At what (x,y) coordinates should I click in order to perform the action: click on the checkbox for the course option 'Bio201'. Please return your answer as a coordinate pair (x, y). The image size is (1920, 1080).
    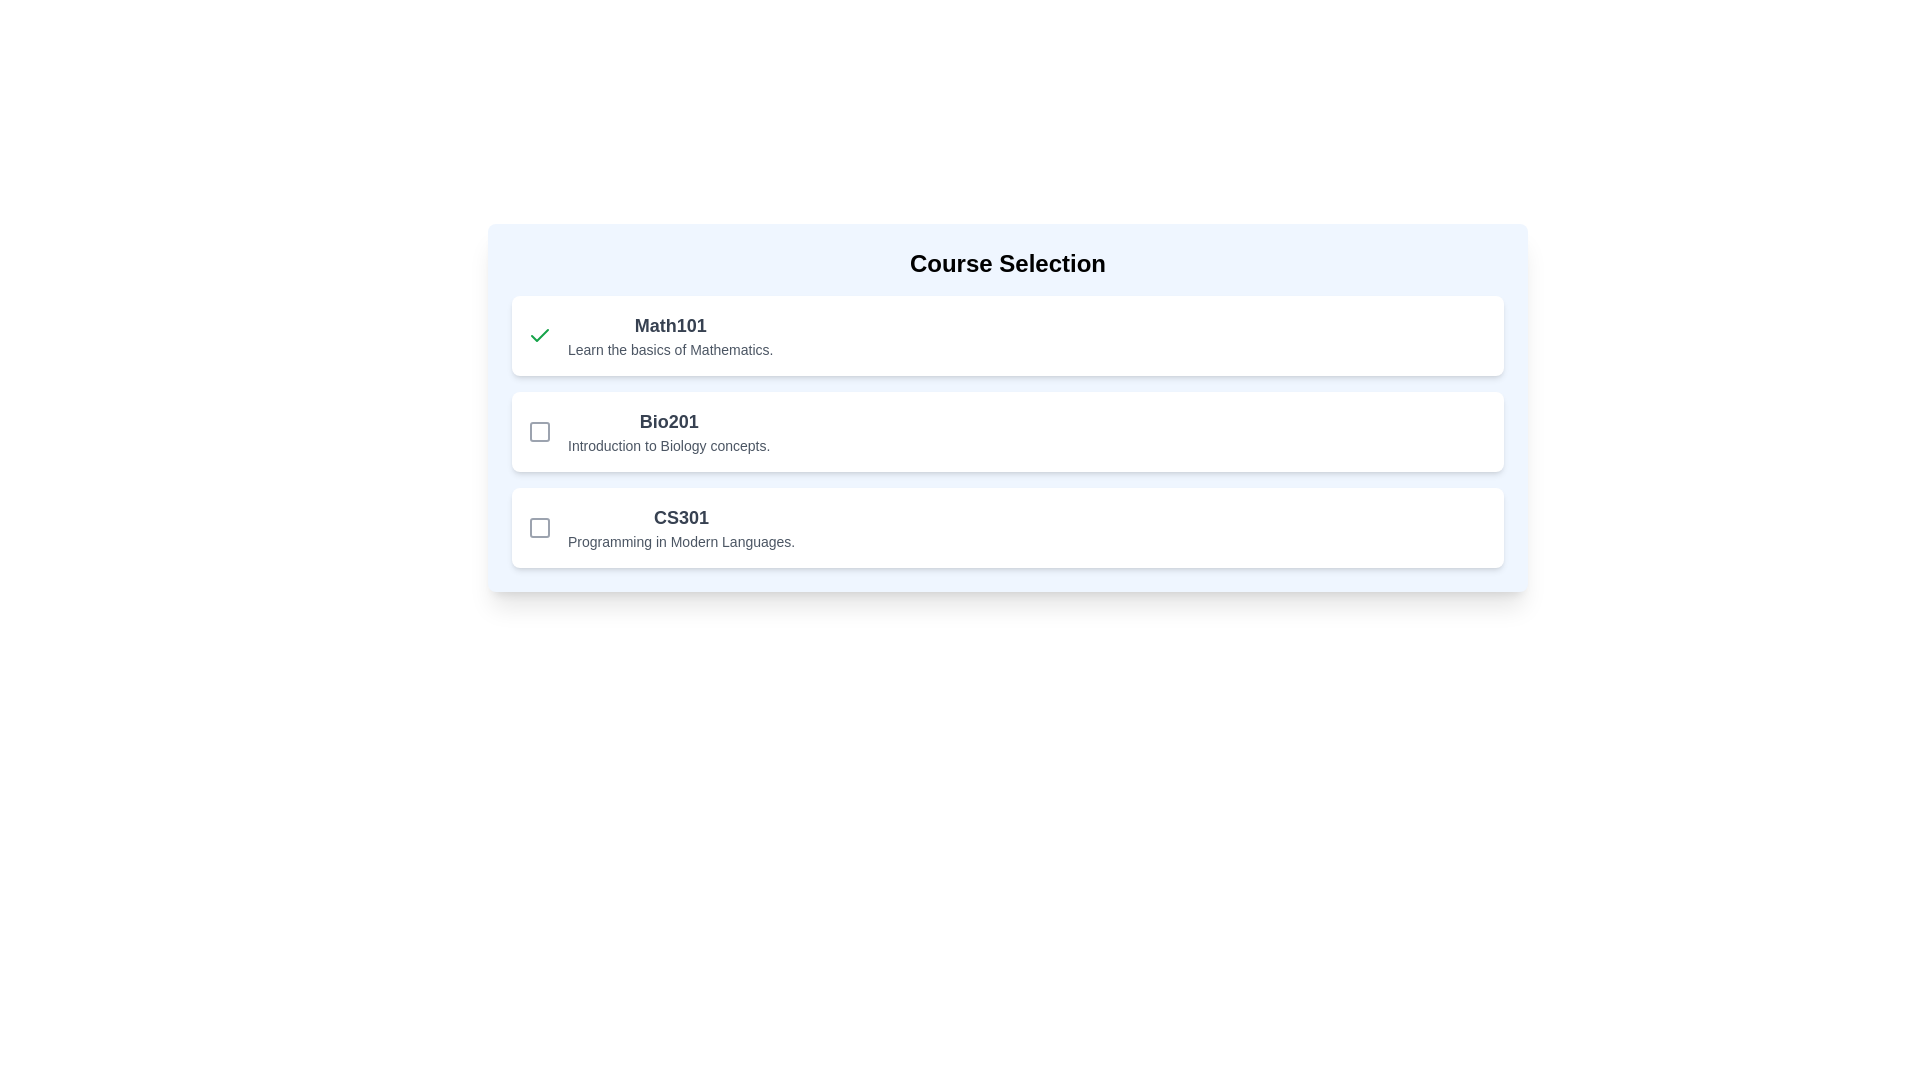
    Looking at the image, I should click on (539, 431).